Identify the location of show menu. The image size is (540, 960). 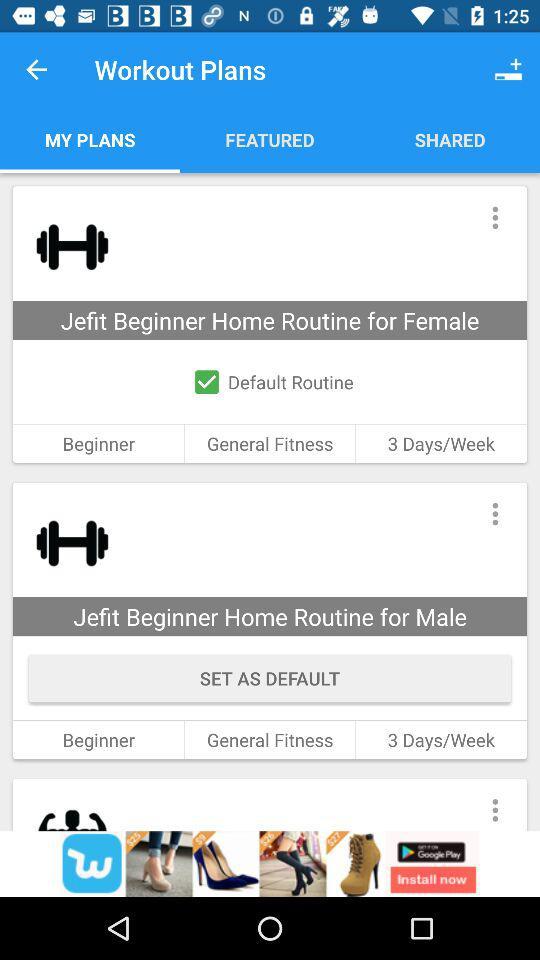
(494, 217).